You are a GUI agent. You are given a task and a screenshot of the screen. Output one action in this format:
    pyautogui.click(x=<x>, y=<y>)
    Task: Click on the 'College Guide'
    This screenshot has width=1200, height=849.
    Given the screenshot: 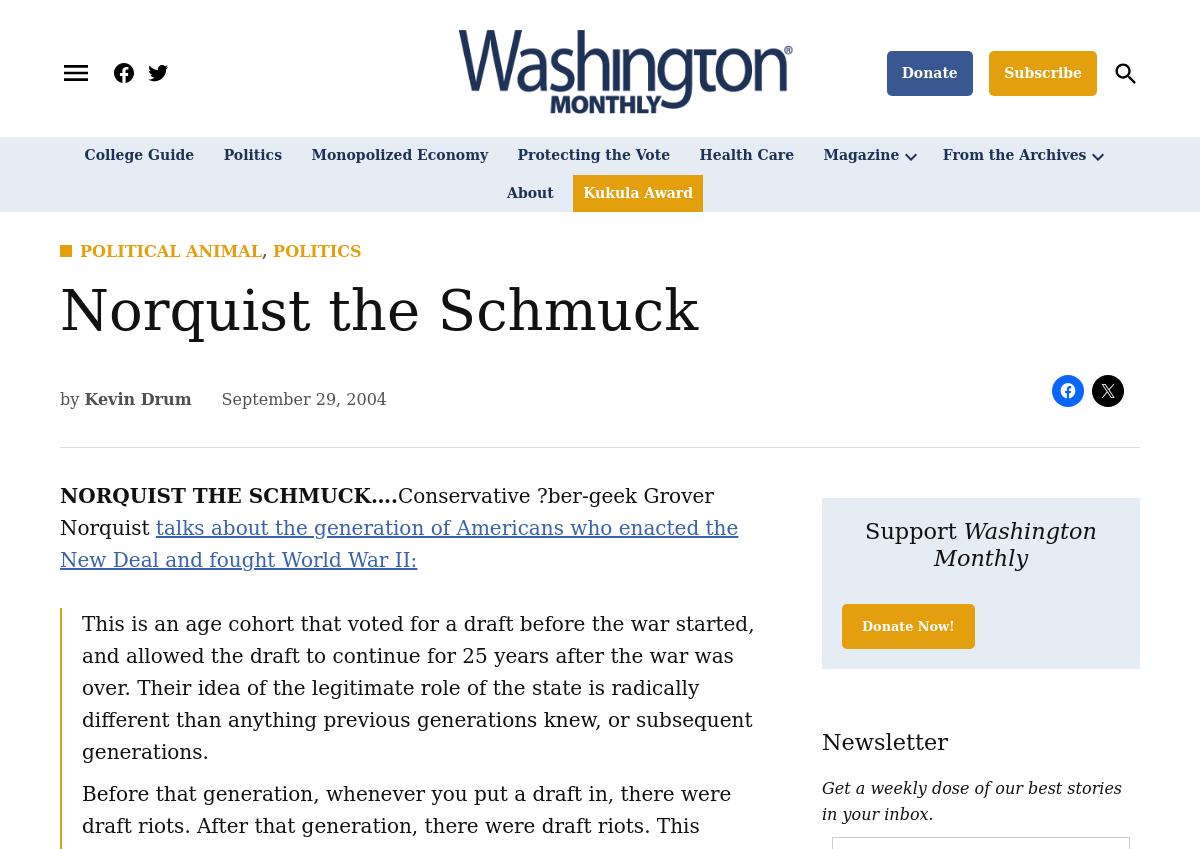 What is the action you would take?
    pyautogui.click(x=138, y=155)
    